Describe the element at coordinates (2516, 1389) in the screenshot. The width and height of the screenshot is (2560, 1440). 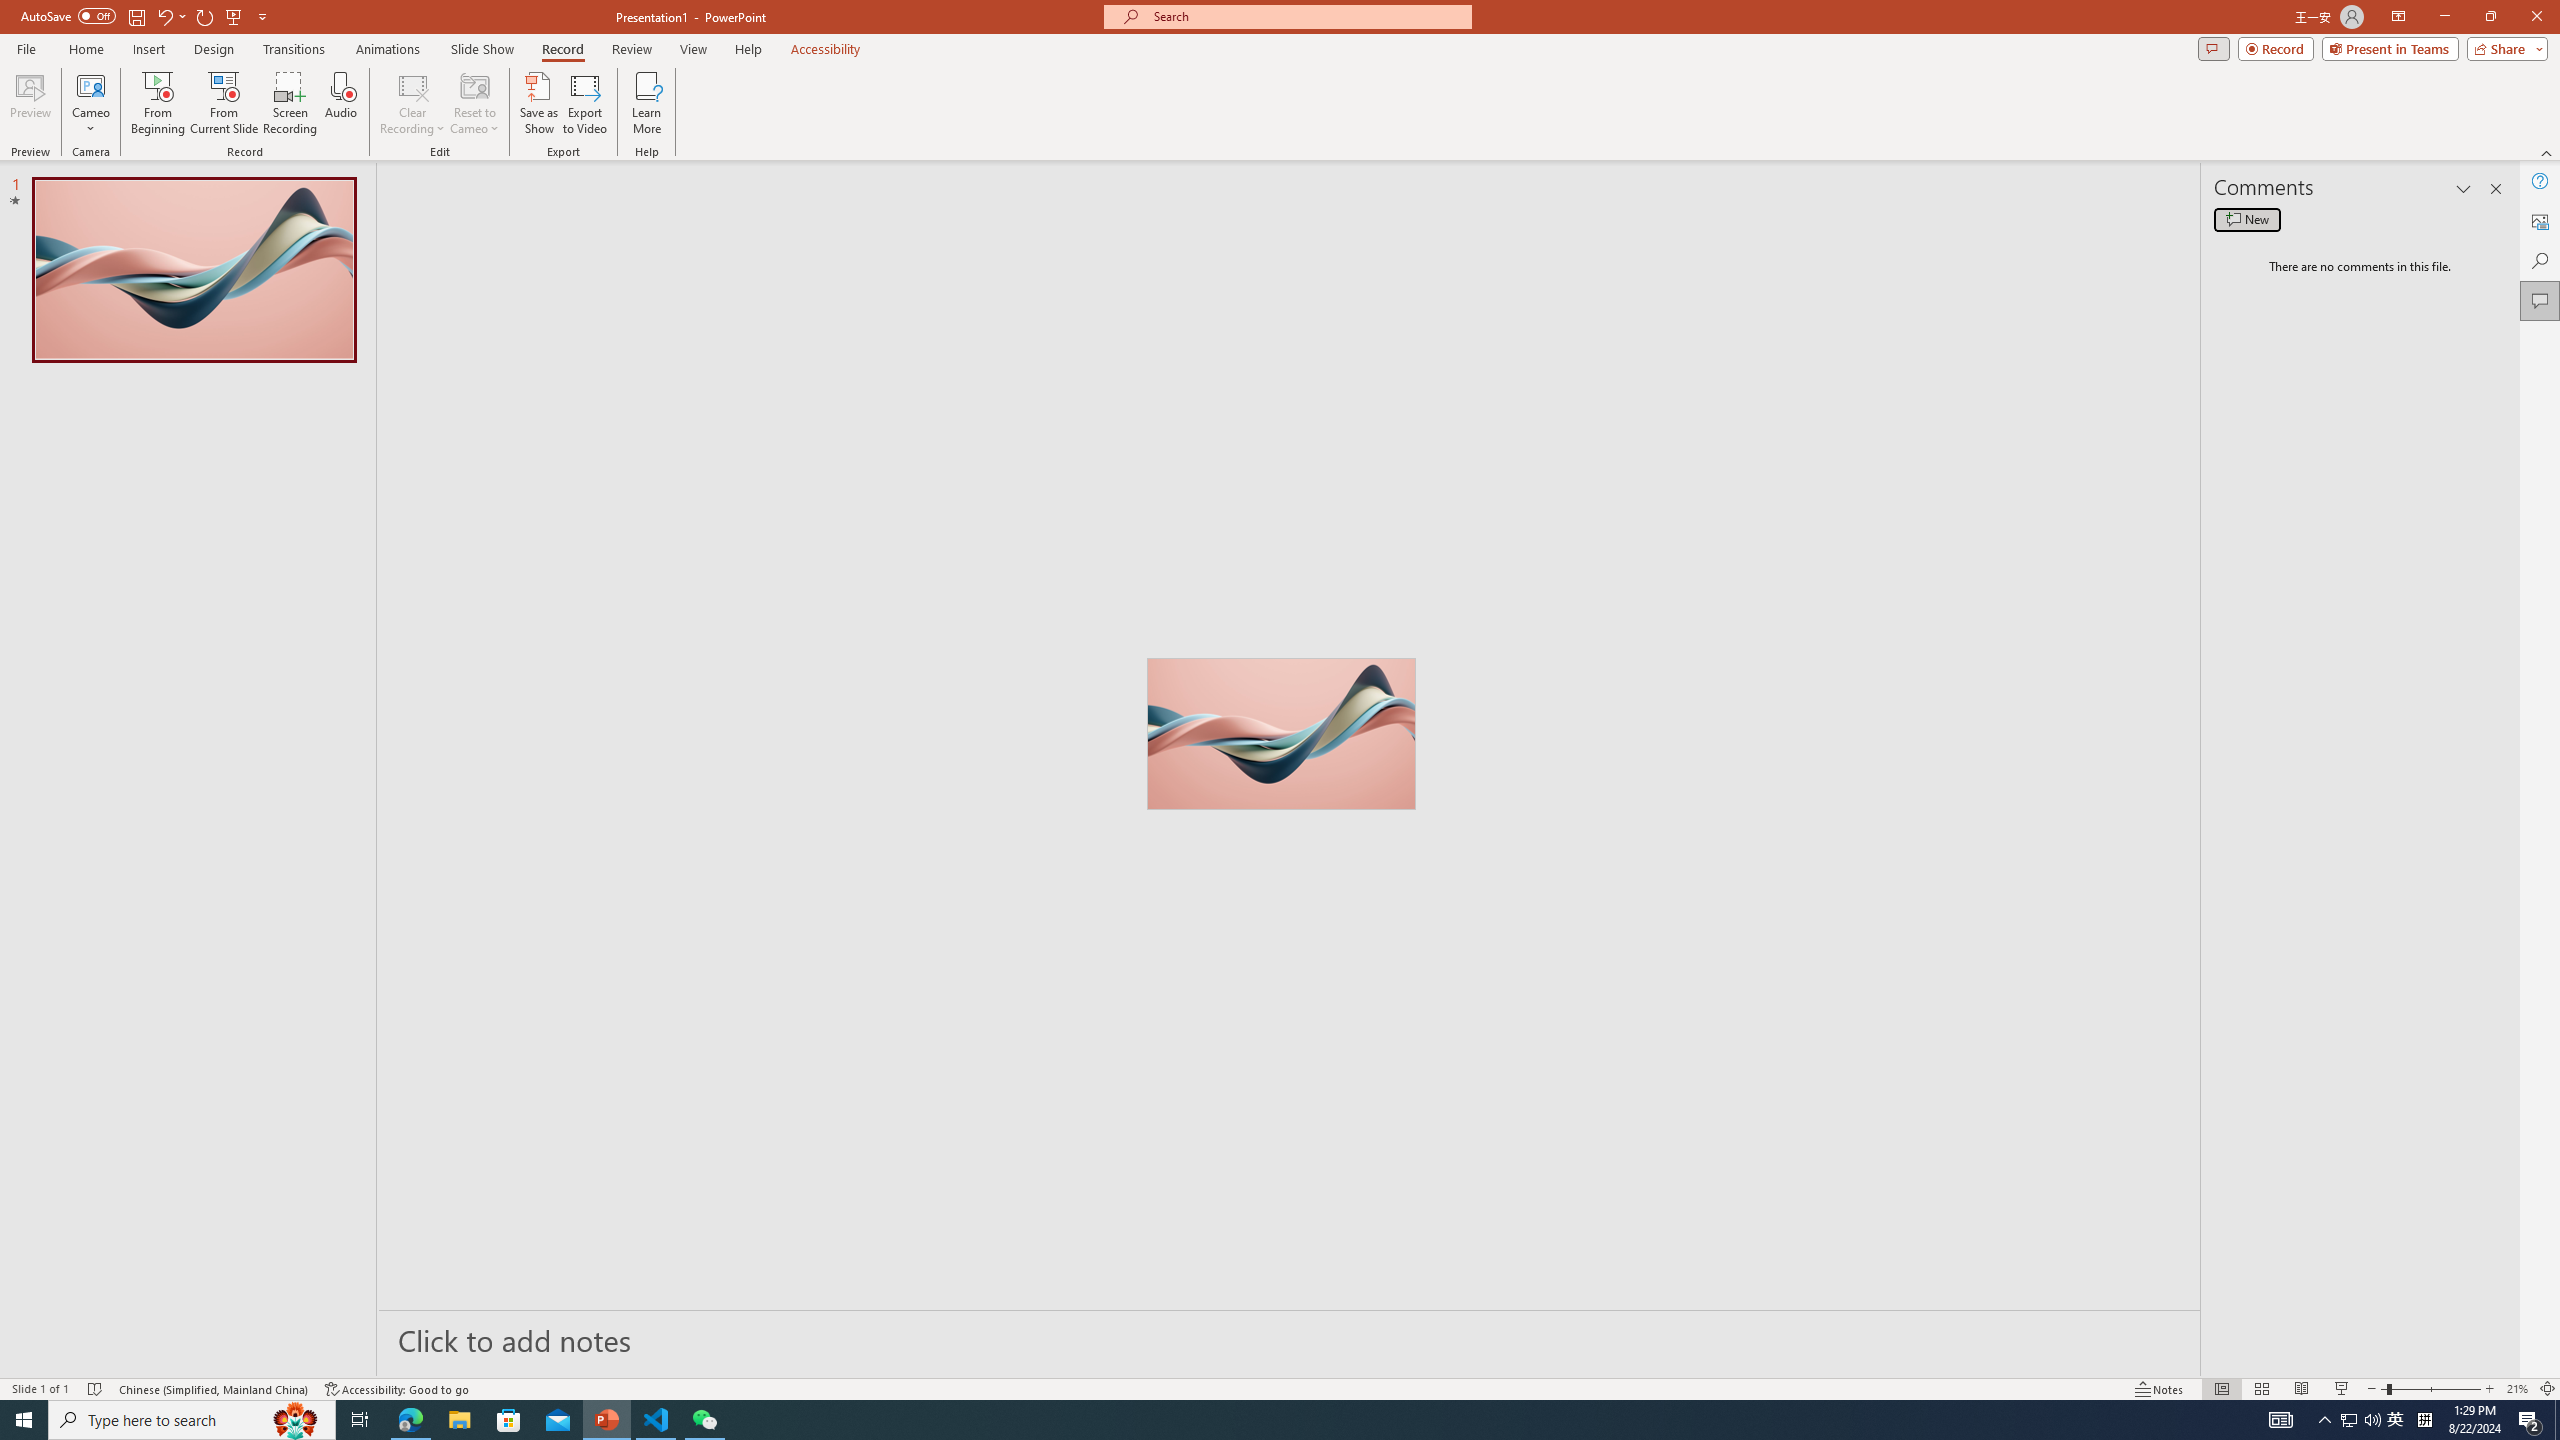
I see `'Zoom 21%'` at that location.